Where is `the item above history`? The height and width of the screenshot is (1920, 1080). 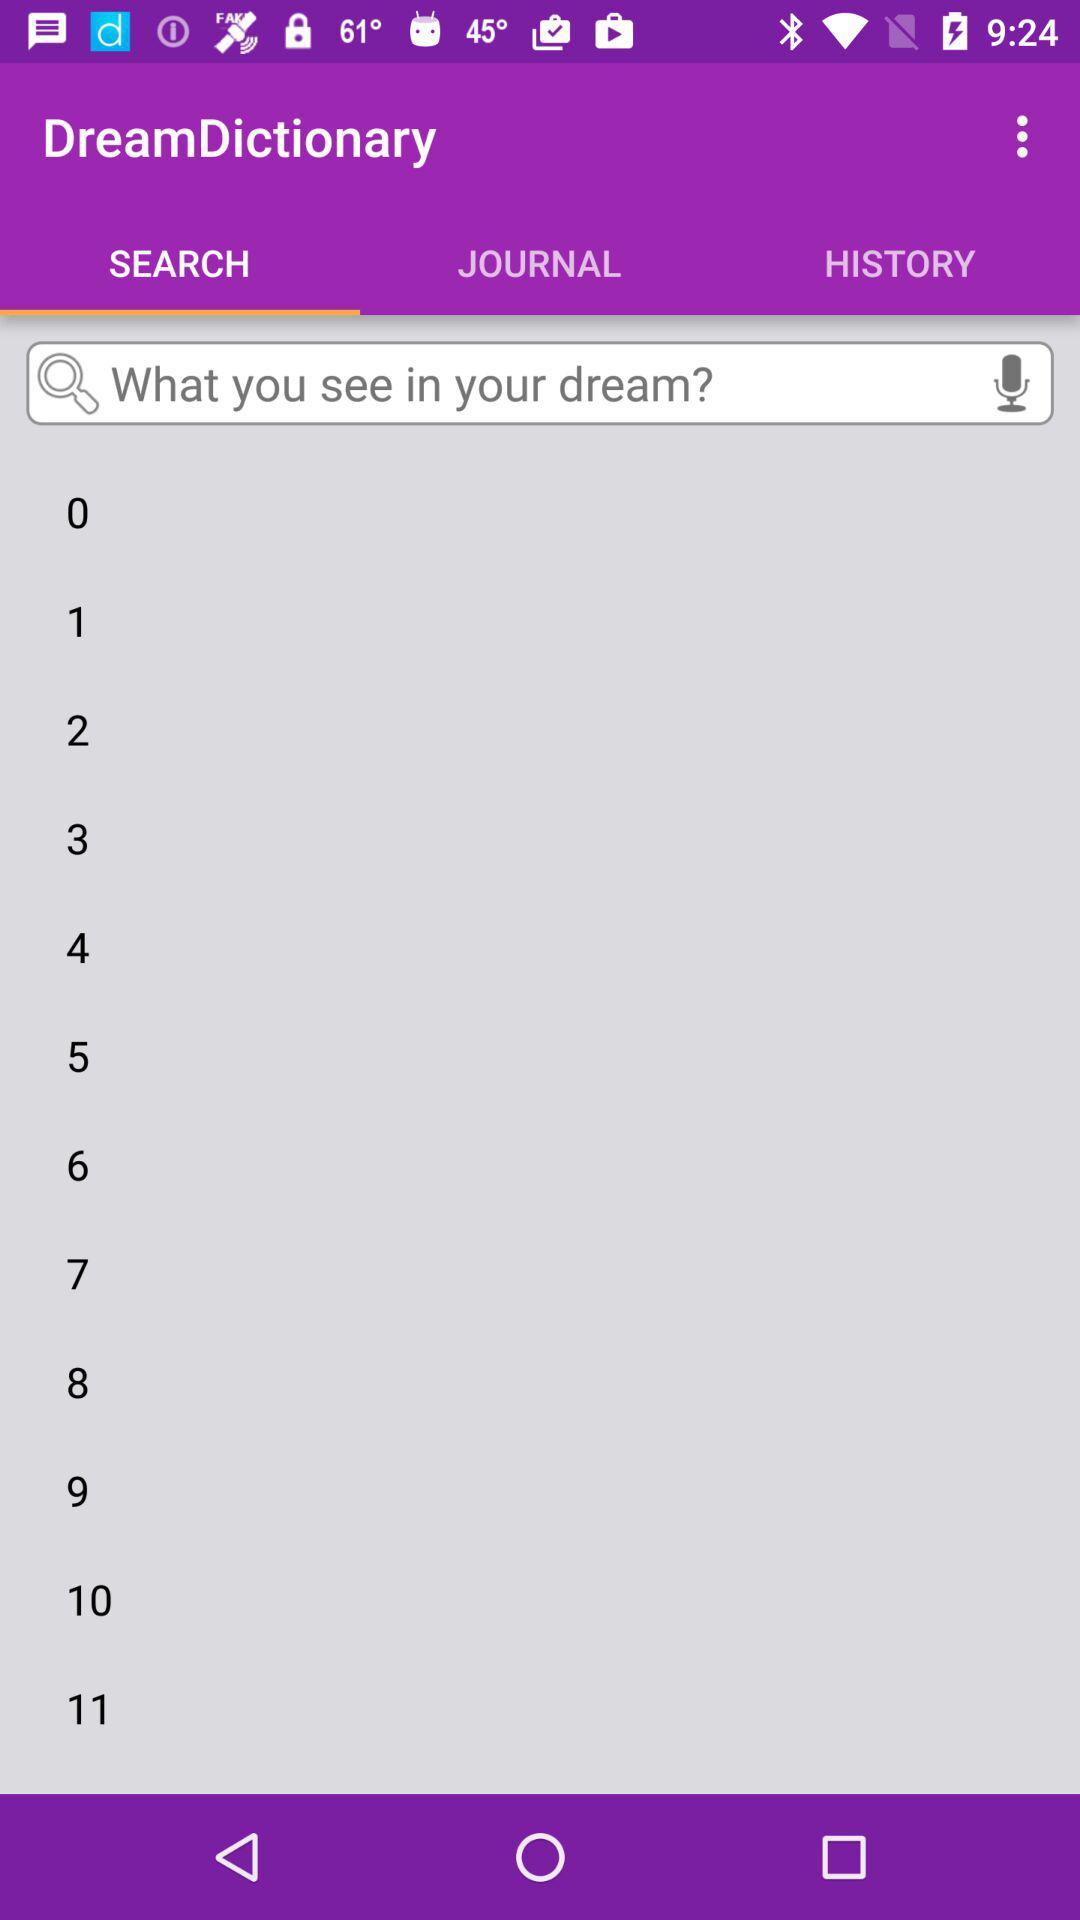 the item above history is located at coordinates (1027, 135).